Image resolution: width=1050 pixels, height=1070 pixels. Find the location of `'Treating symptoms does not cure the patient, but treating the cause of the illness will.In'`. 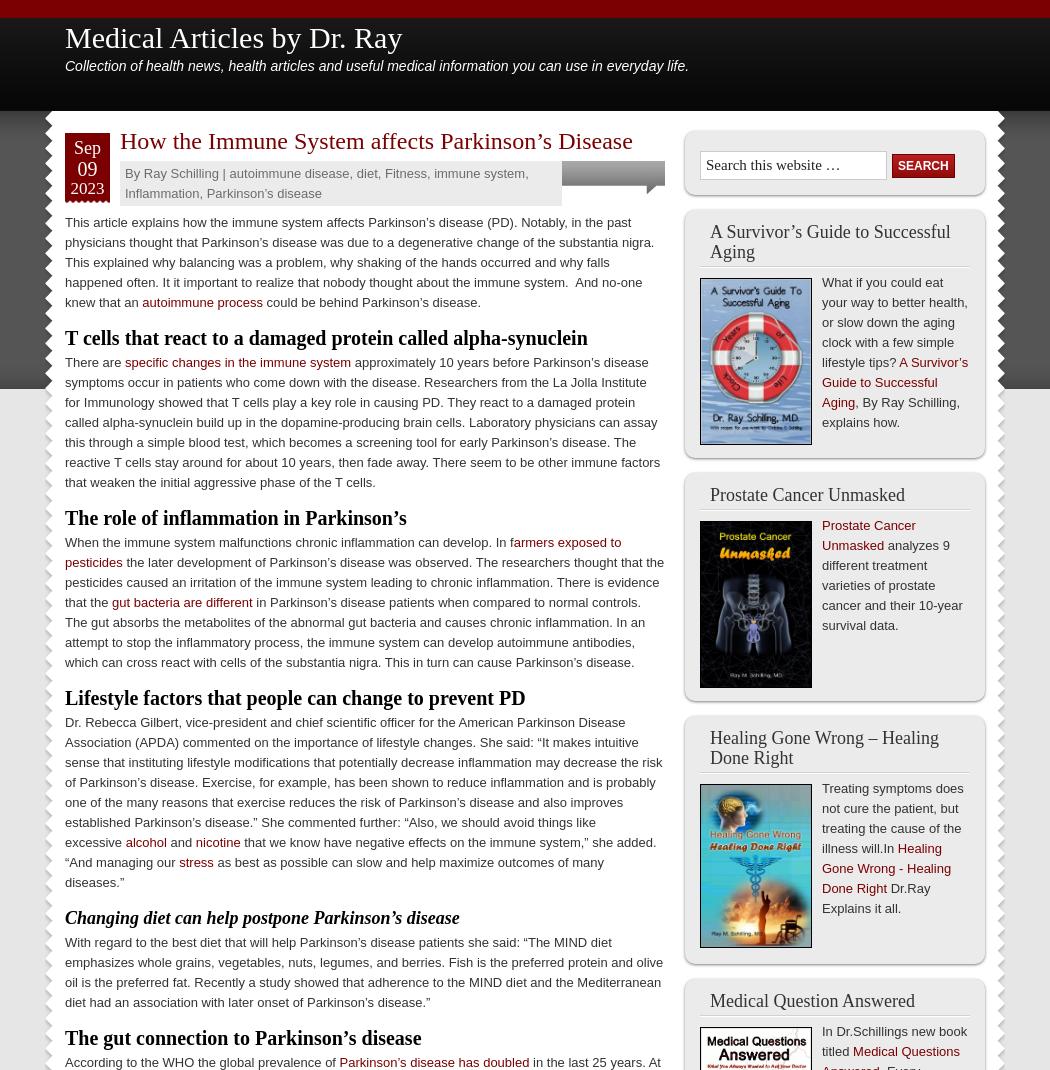

'Treating symptoms does not cure the patient, but treating the cause of the illness will.In' is located at coordinates (891, 818).